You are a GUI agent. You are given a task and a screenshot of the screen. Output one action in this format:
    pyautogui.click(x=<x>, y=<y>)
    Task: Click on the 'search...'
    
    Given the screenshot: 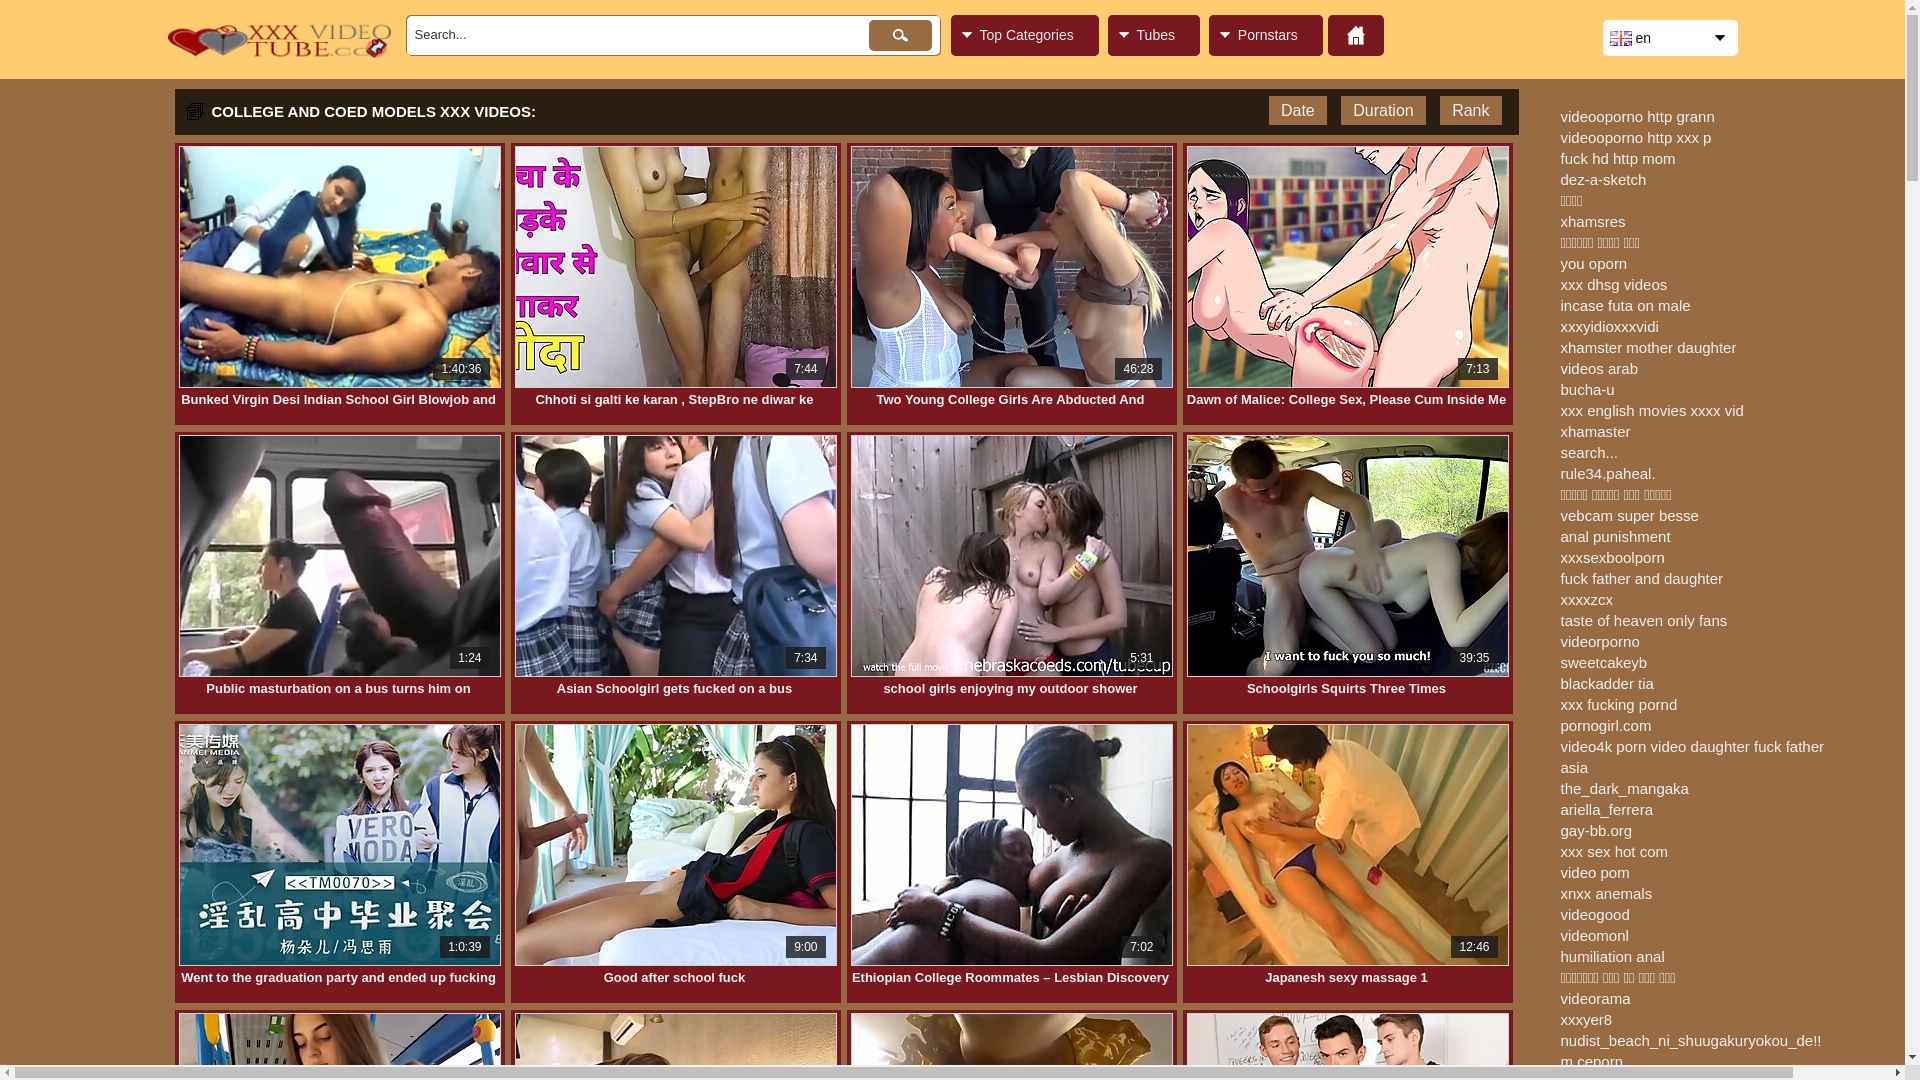 What is the action you would take?
    pyautogui.click(x=1587, y=452)
    